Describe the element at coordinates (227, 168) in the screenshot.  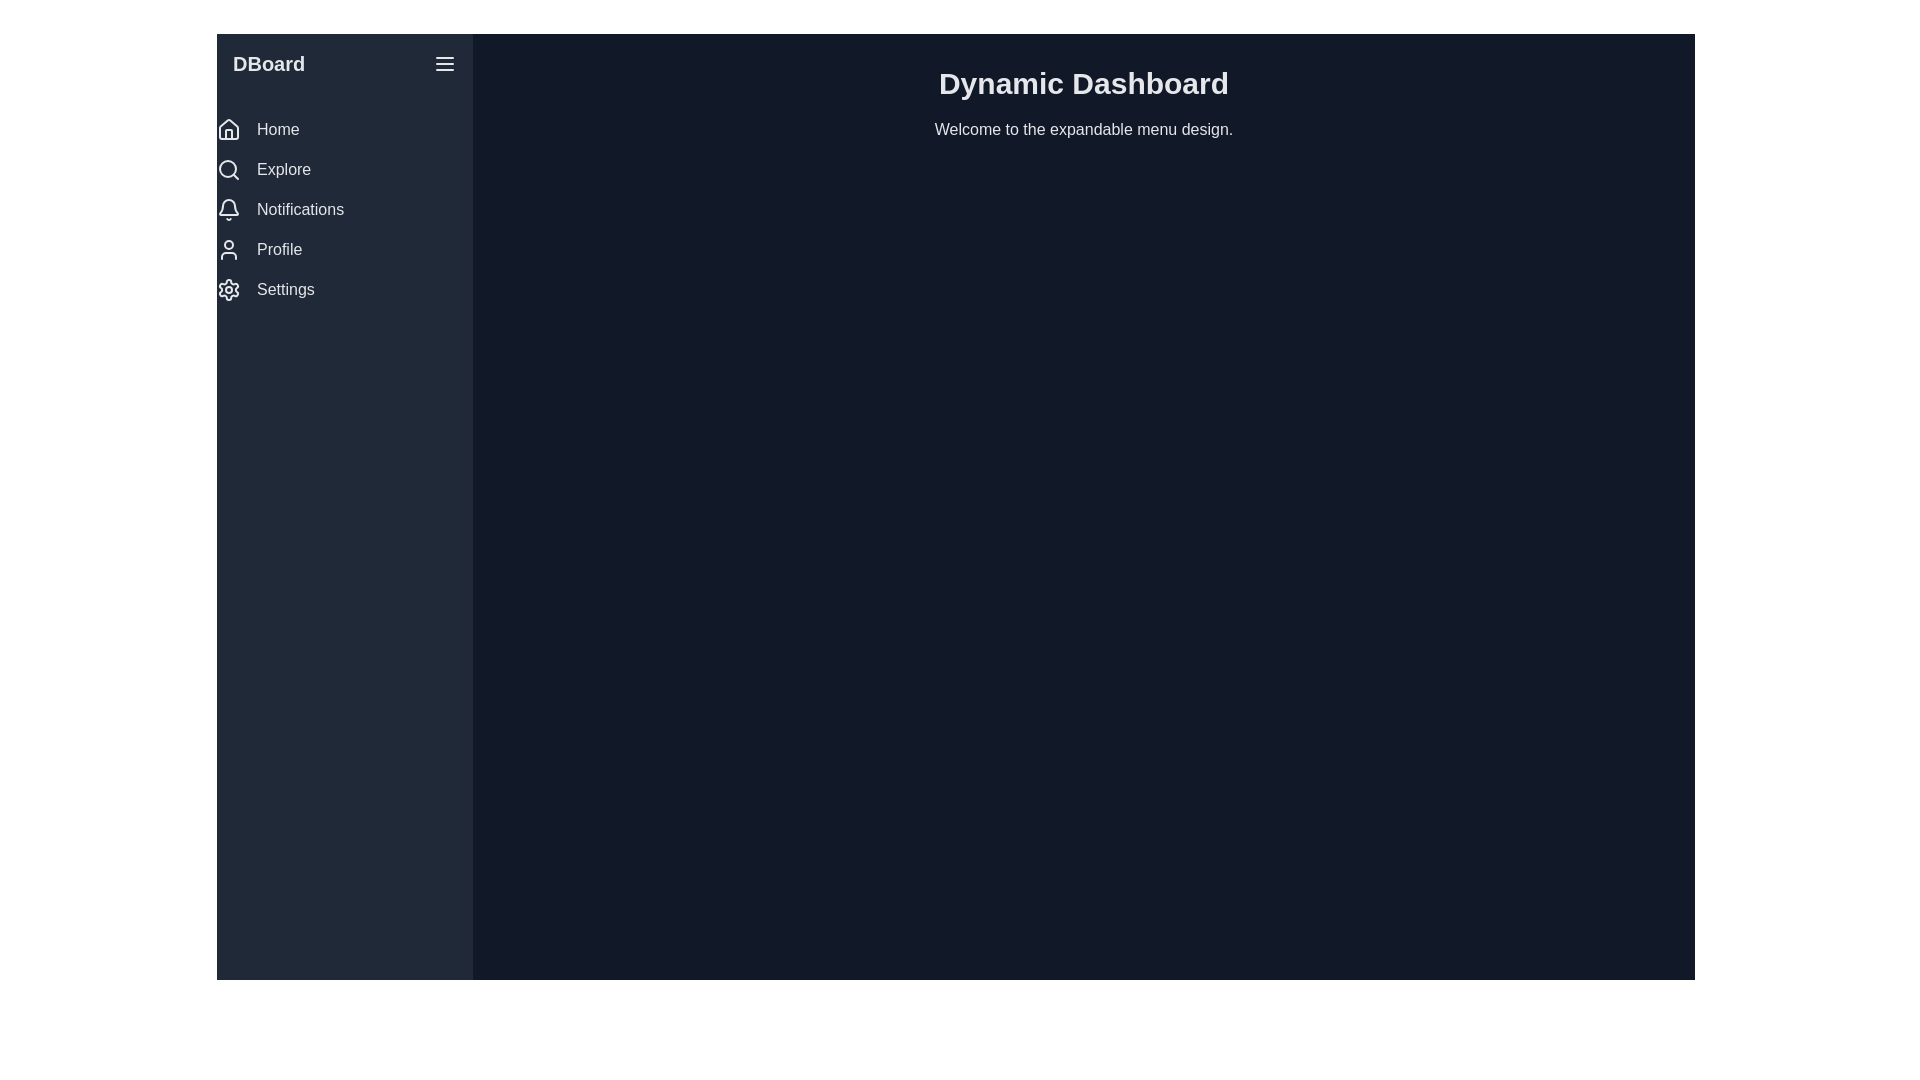
I see `the circular outline element of the search icon located in the vertical side navigation bar` at that location.